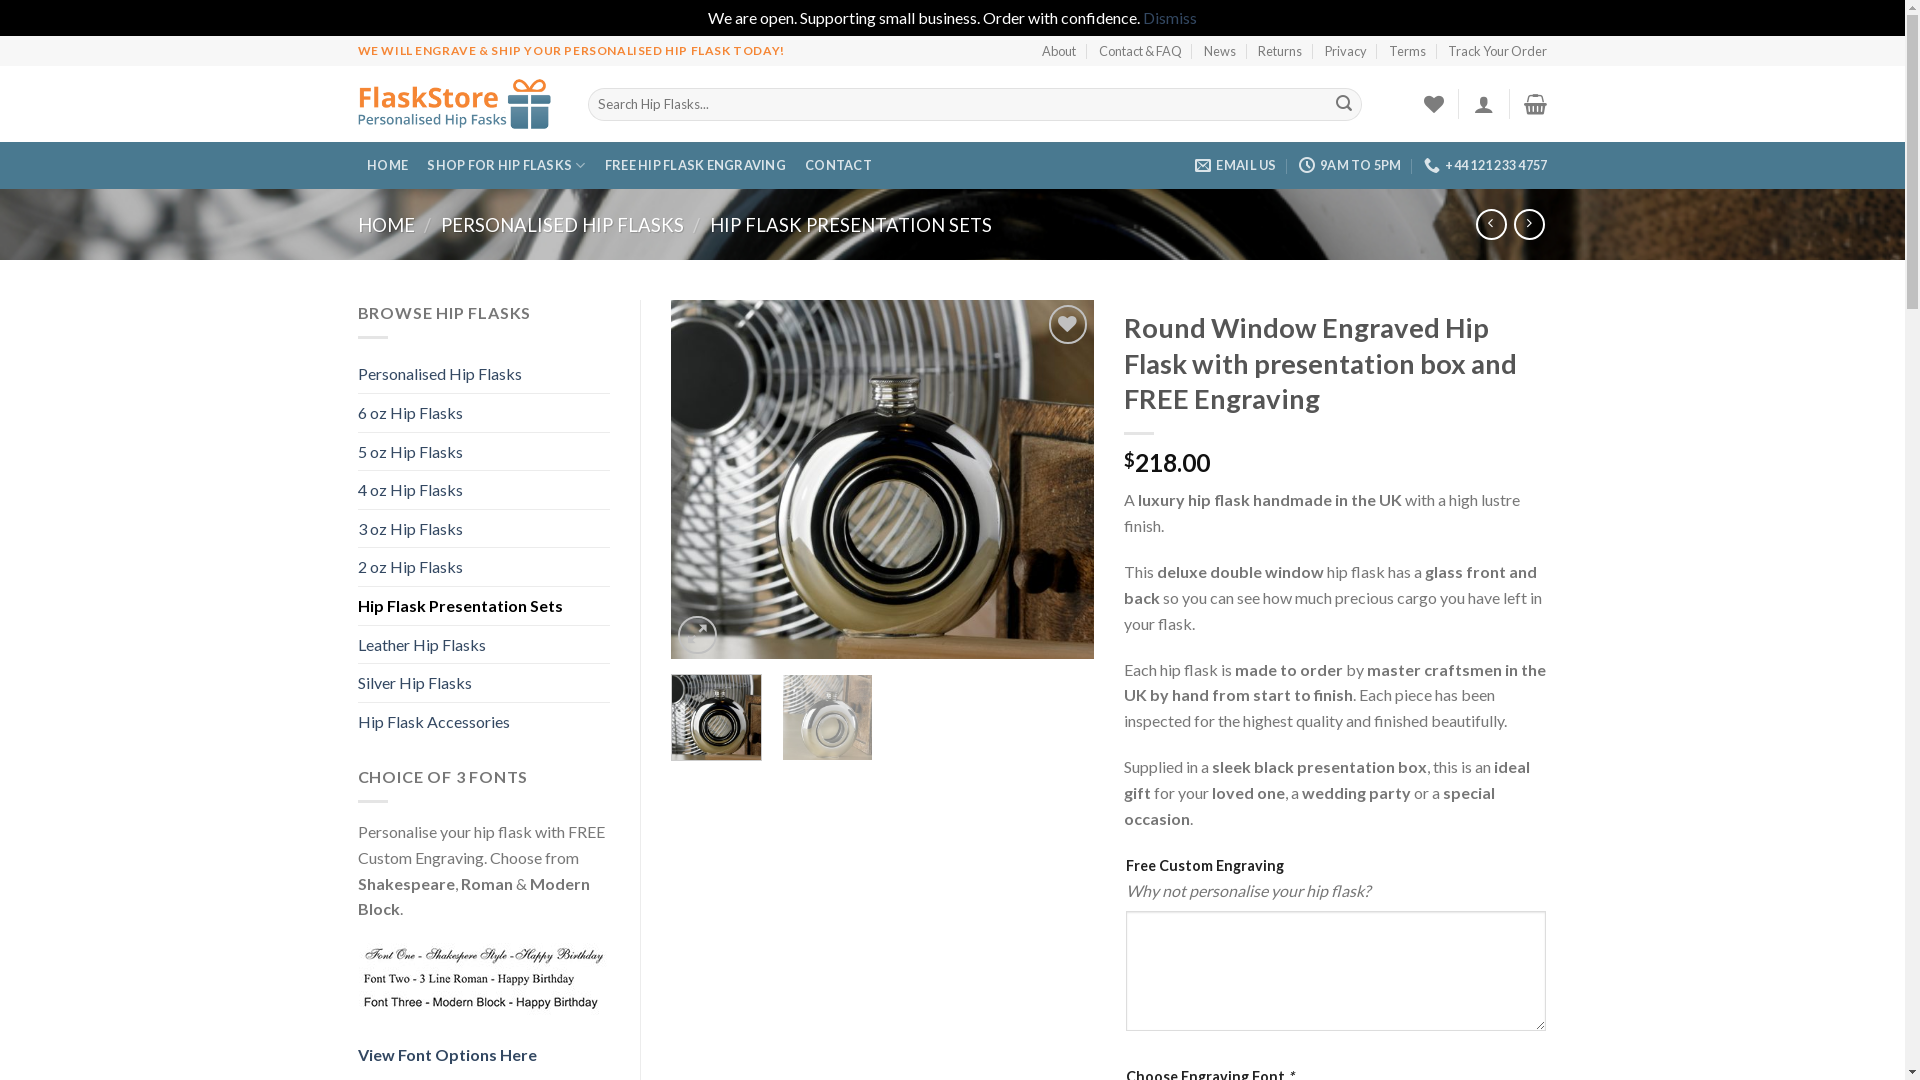 This screenshot has height=1080, width=1920. Describe the element at coordinates (484, 489) in the screenshot. I see `'4 oz Hip Flasks'` at that location.